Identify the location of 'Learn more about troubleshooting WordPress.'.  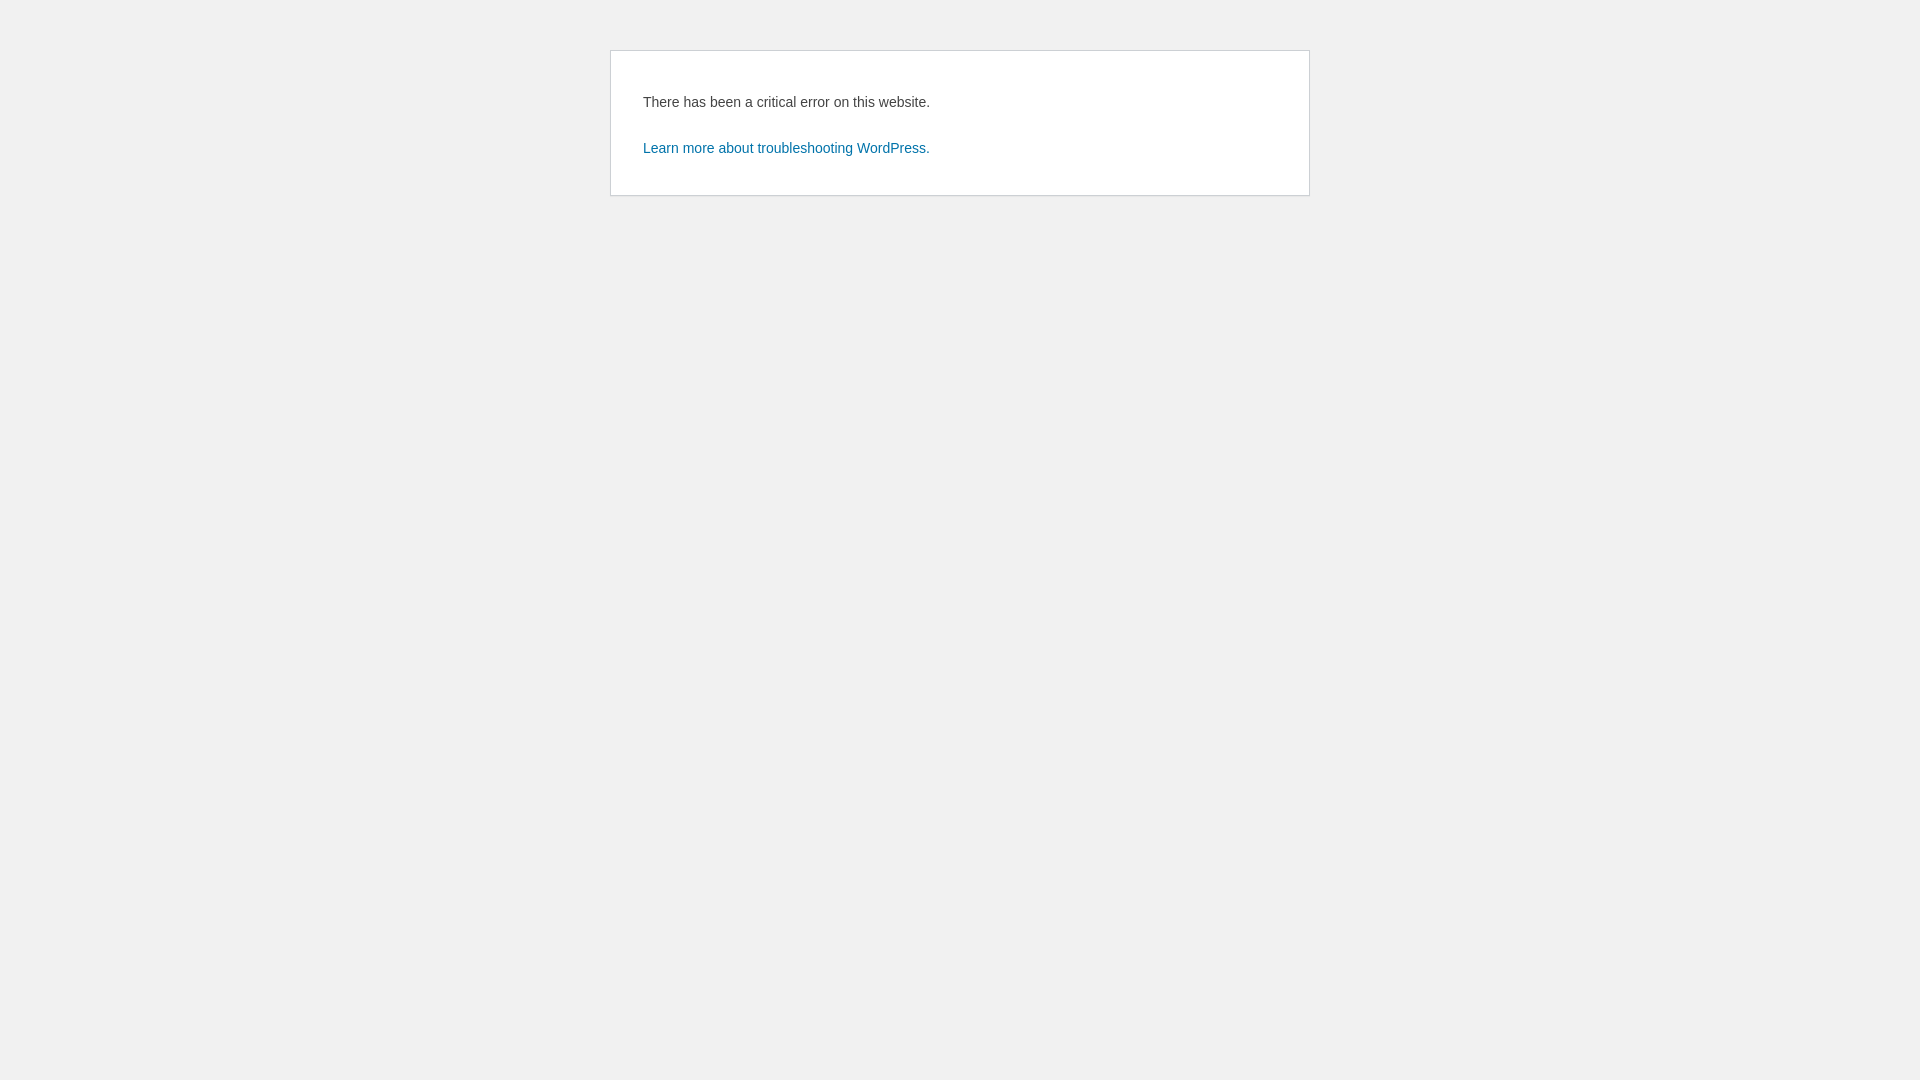
(785, 146).